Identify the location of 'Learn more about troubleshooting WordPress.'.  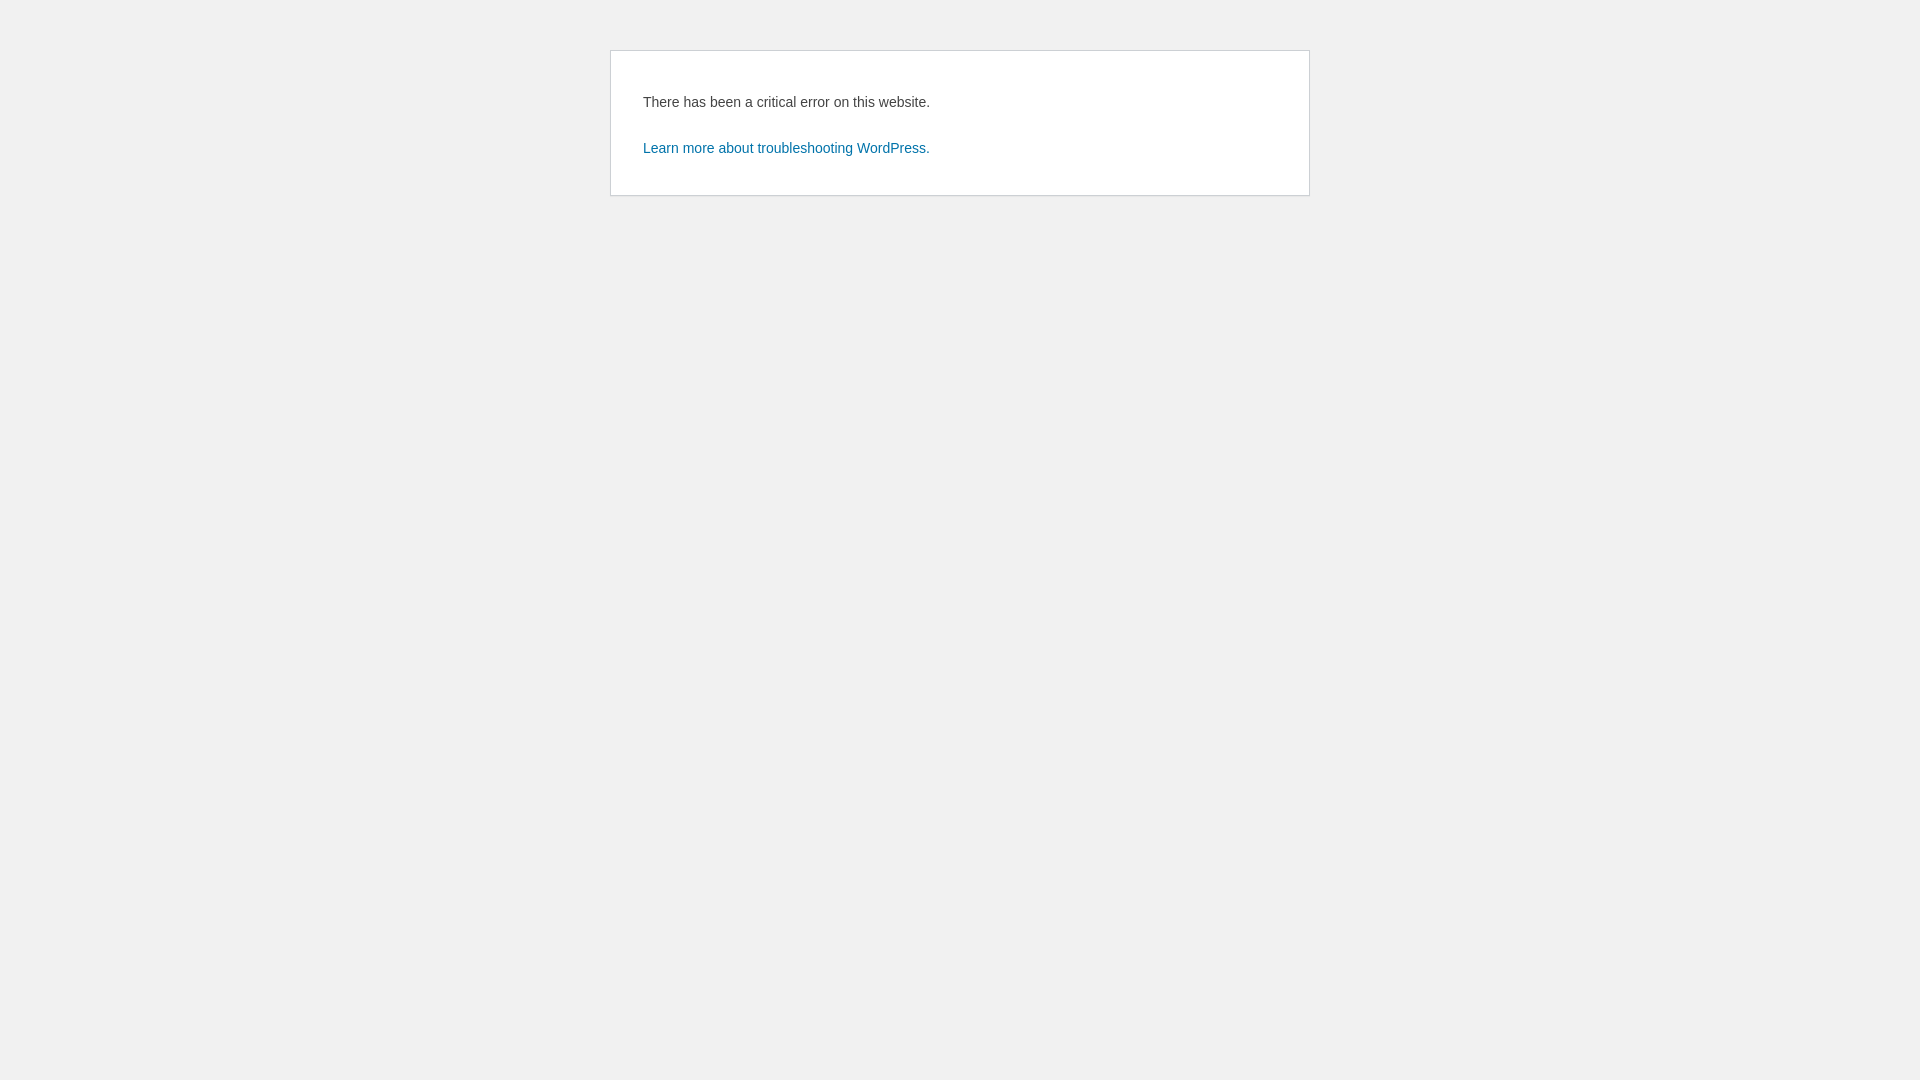
(785, 146).